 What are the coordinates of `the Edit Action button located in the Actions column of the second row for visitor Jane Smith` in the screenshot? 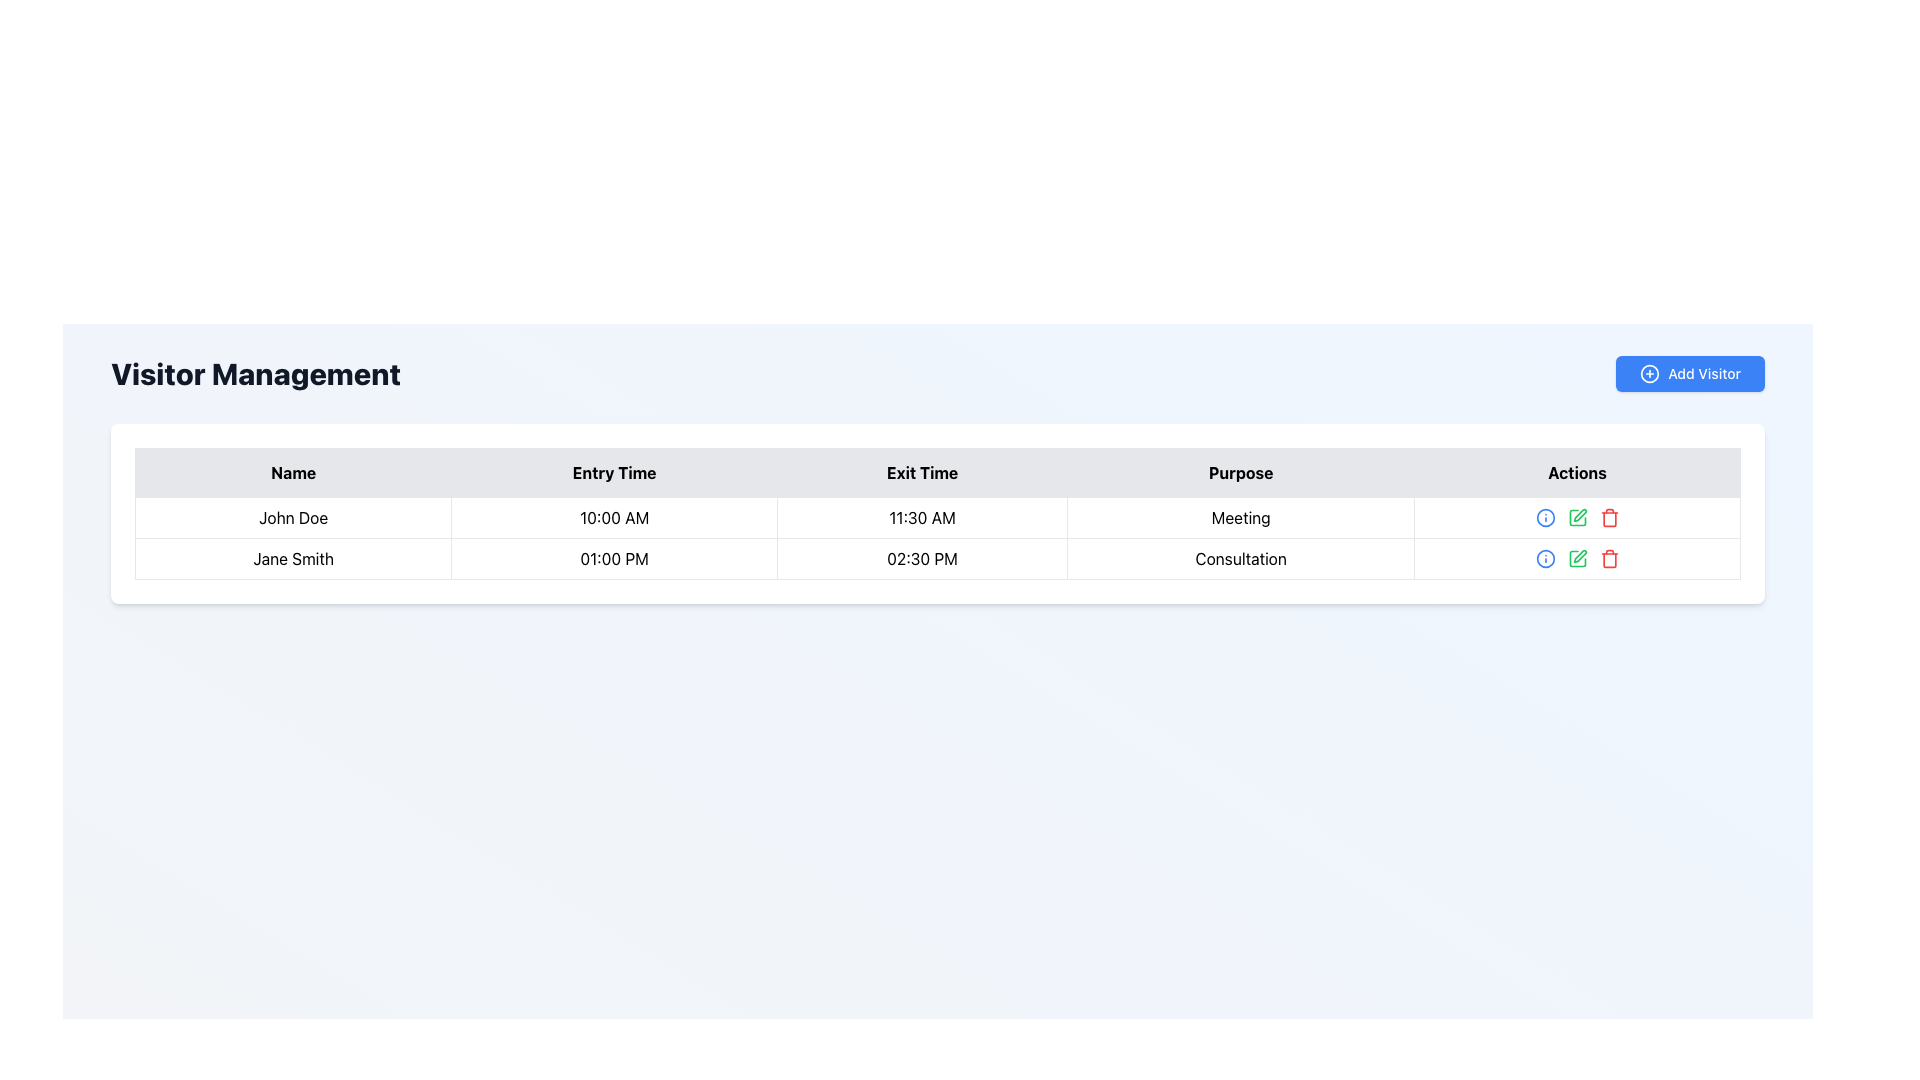 It's located at (1578, 556).